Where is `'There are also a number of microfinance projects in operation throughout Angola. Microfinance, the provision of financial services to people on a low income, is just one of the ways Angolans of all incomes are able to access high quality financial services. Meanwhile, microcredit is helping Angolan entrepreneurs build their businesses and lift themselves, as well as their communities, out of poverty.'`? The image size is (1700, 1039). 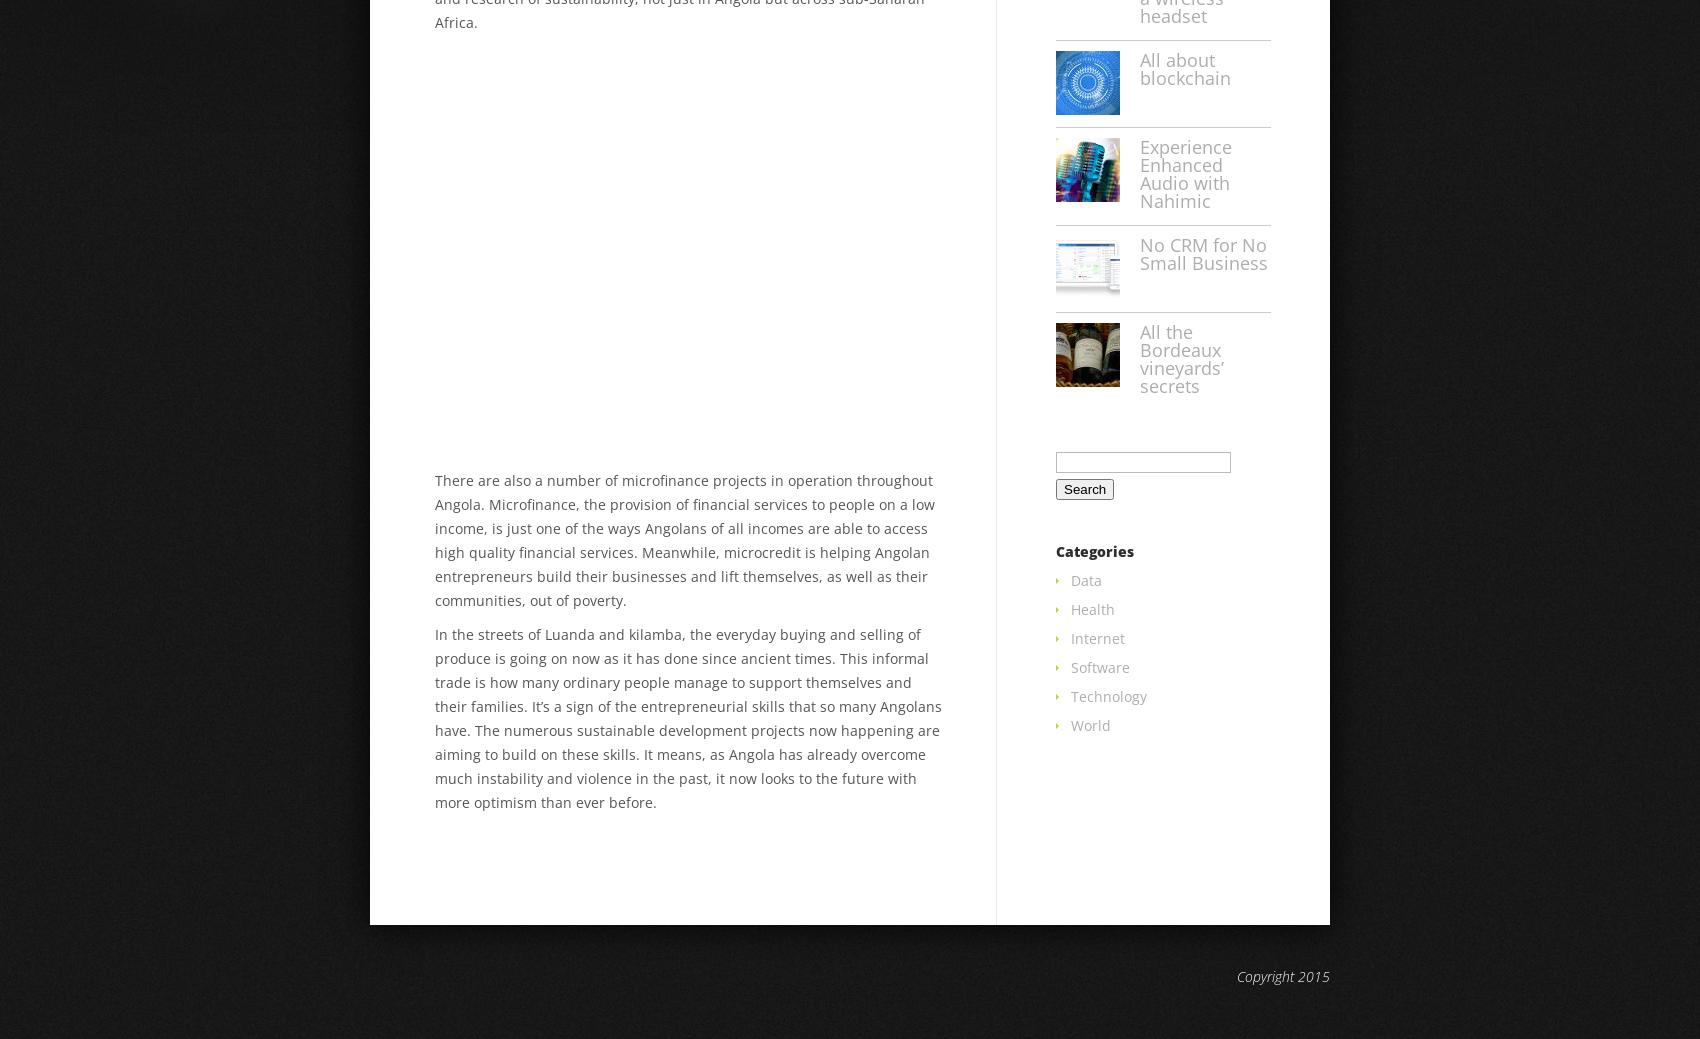
'There are also a number of microfinance projects in operation throughout Angola. Microfinance, the provision of financial services to people on a low income, is just one of the ways Angolans of all incomes are able to access high quality financial services. Meanwhile, microcredit is helping Angolan entrepreneurs build their businesses and lift themselves, as well as their communities, out of poverty.' is located at coordinates (684, 540).